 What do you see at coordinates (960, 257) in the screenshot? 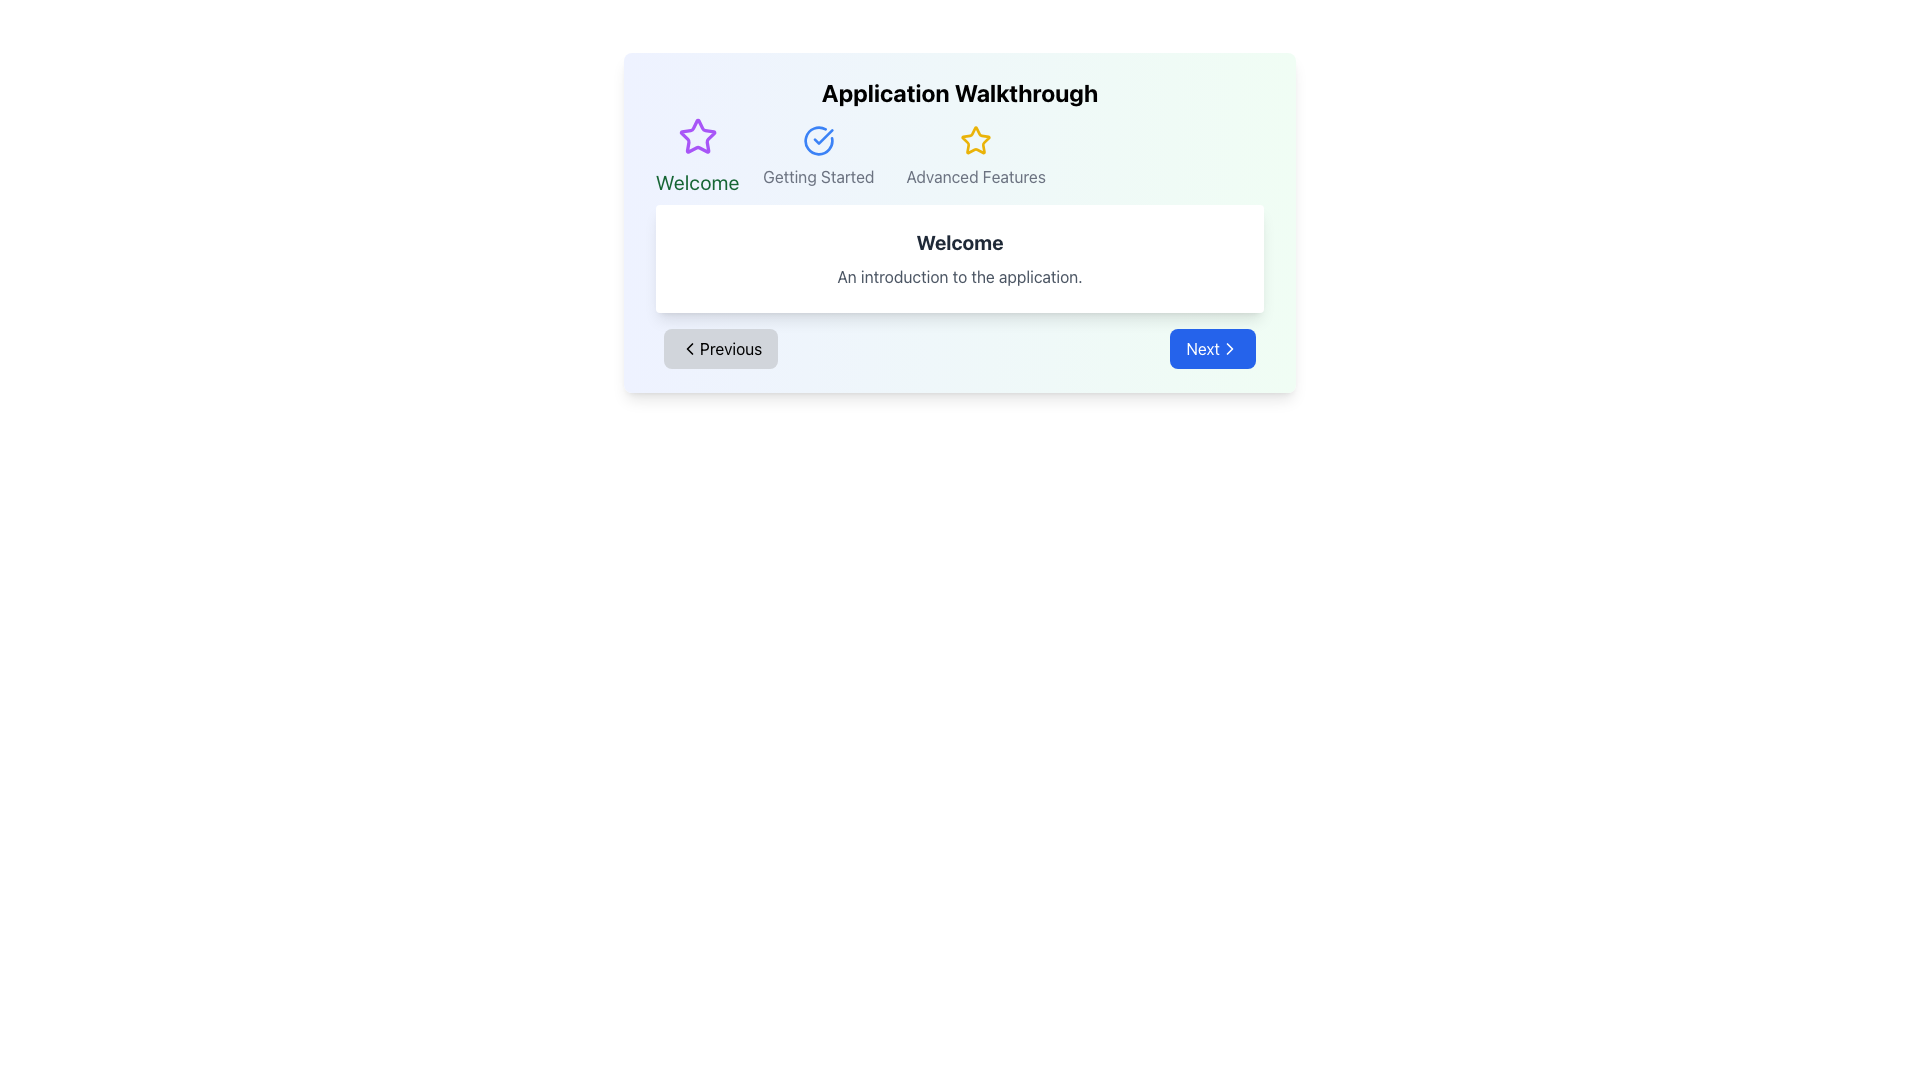
I see `the descriptive section that provides a welcome message and introductory description for the application, located in the center-right area below the 'Application Walkthrough' title and the navigation bar` at bounding box center [960, 257].